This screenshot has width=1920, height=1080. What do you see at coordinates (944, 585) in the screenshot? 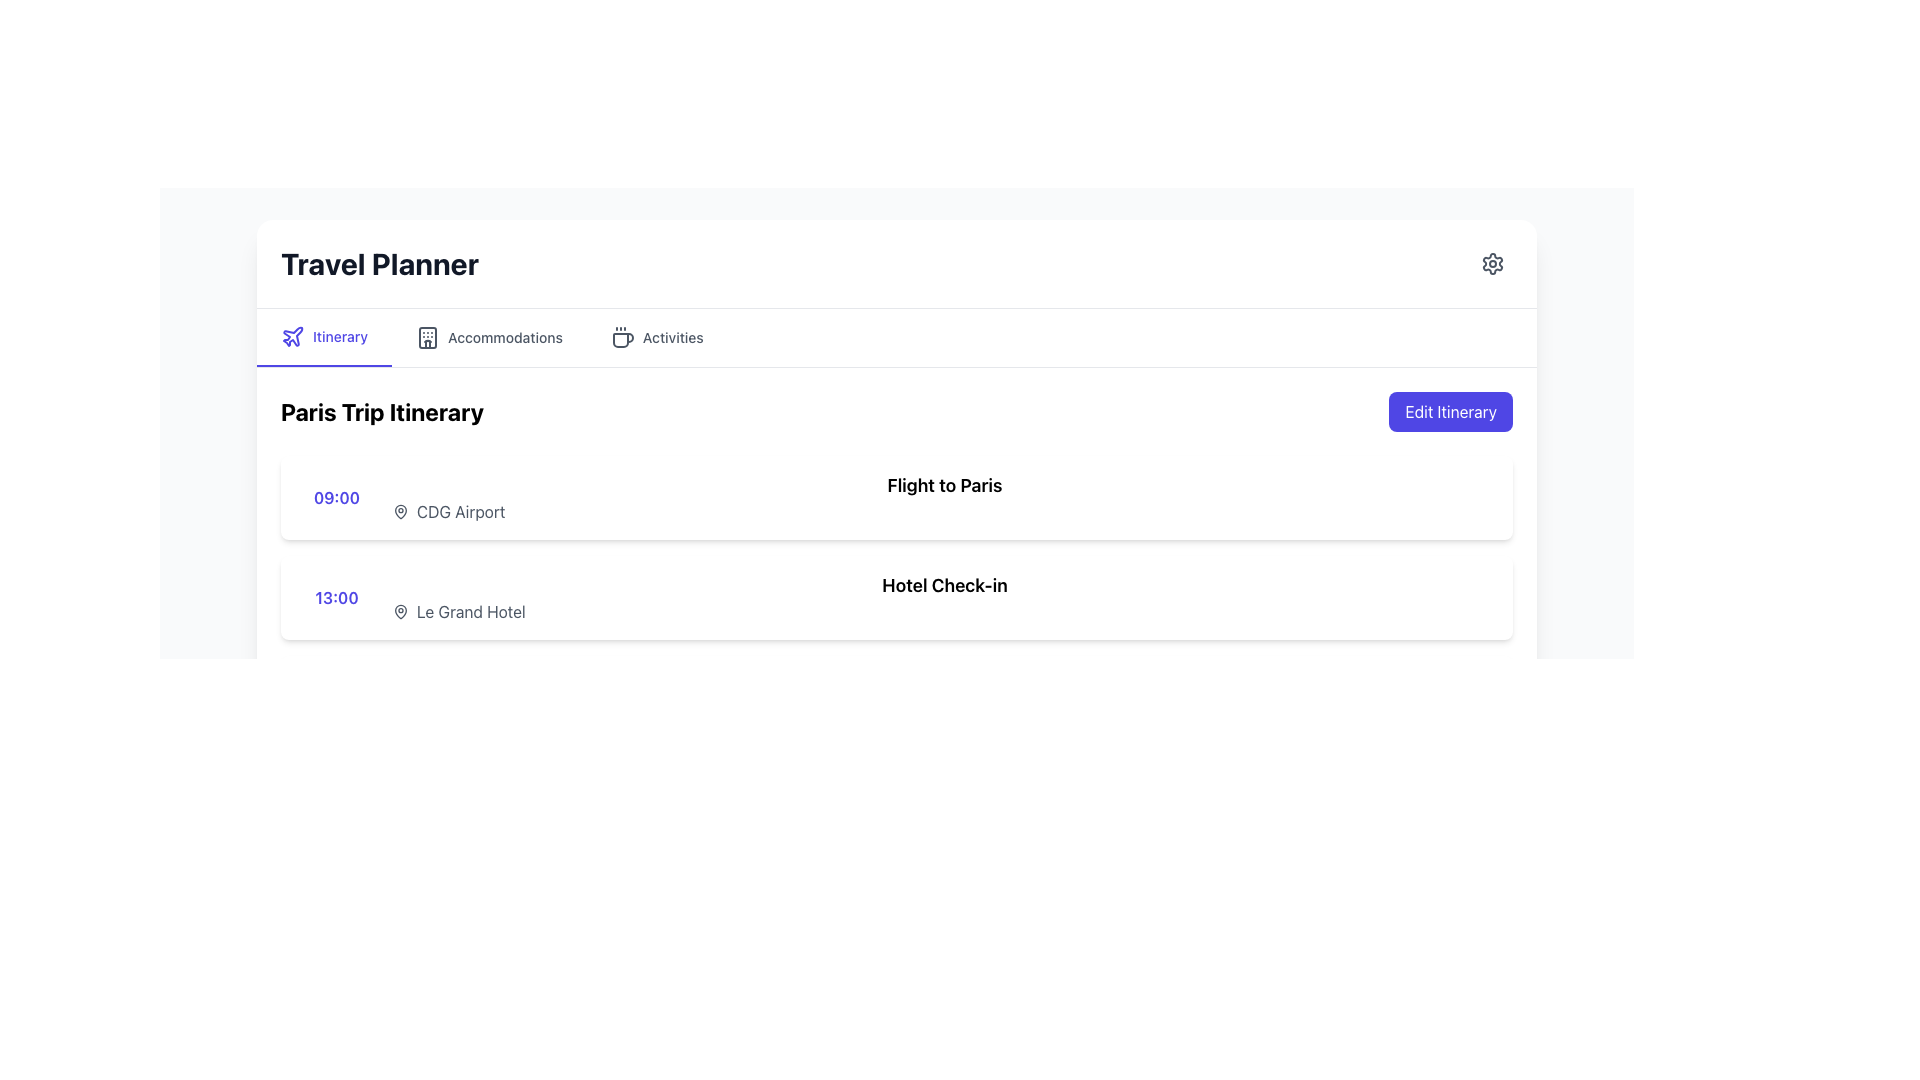
I see `the header label` at bounding box center [944, 585].